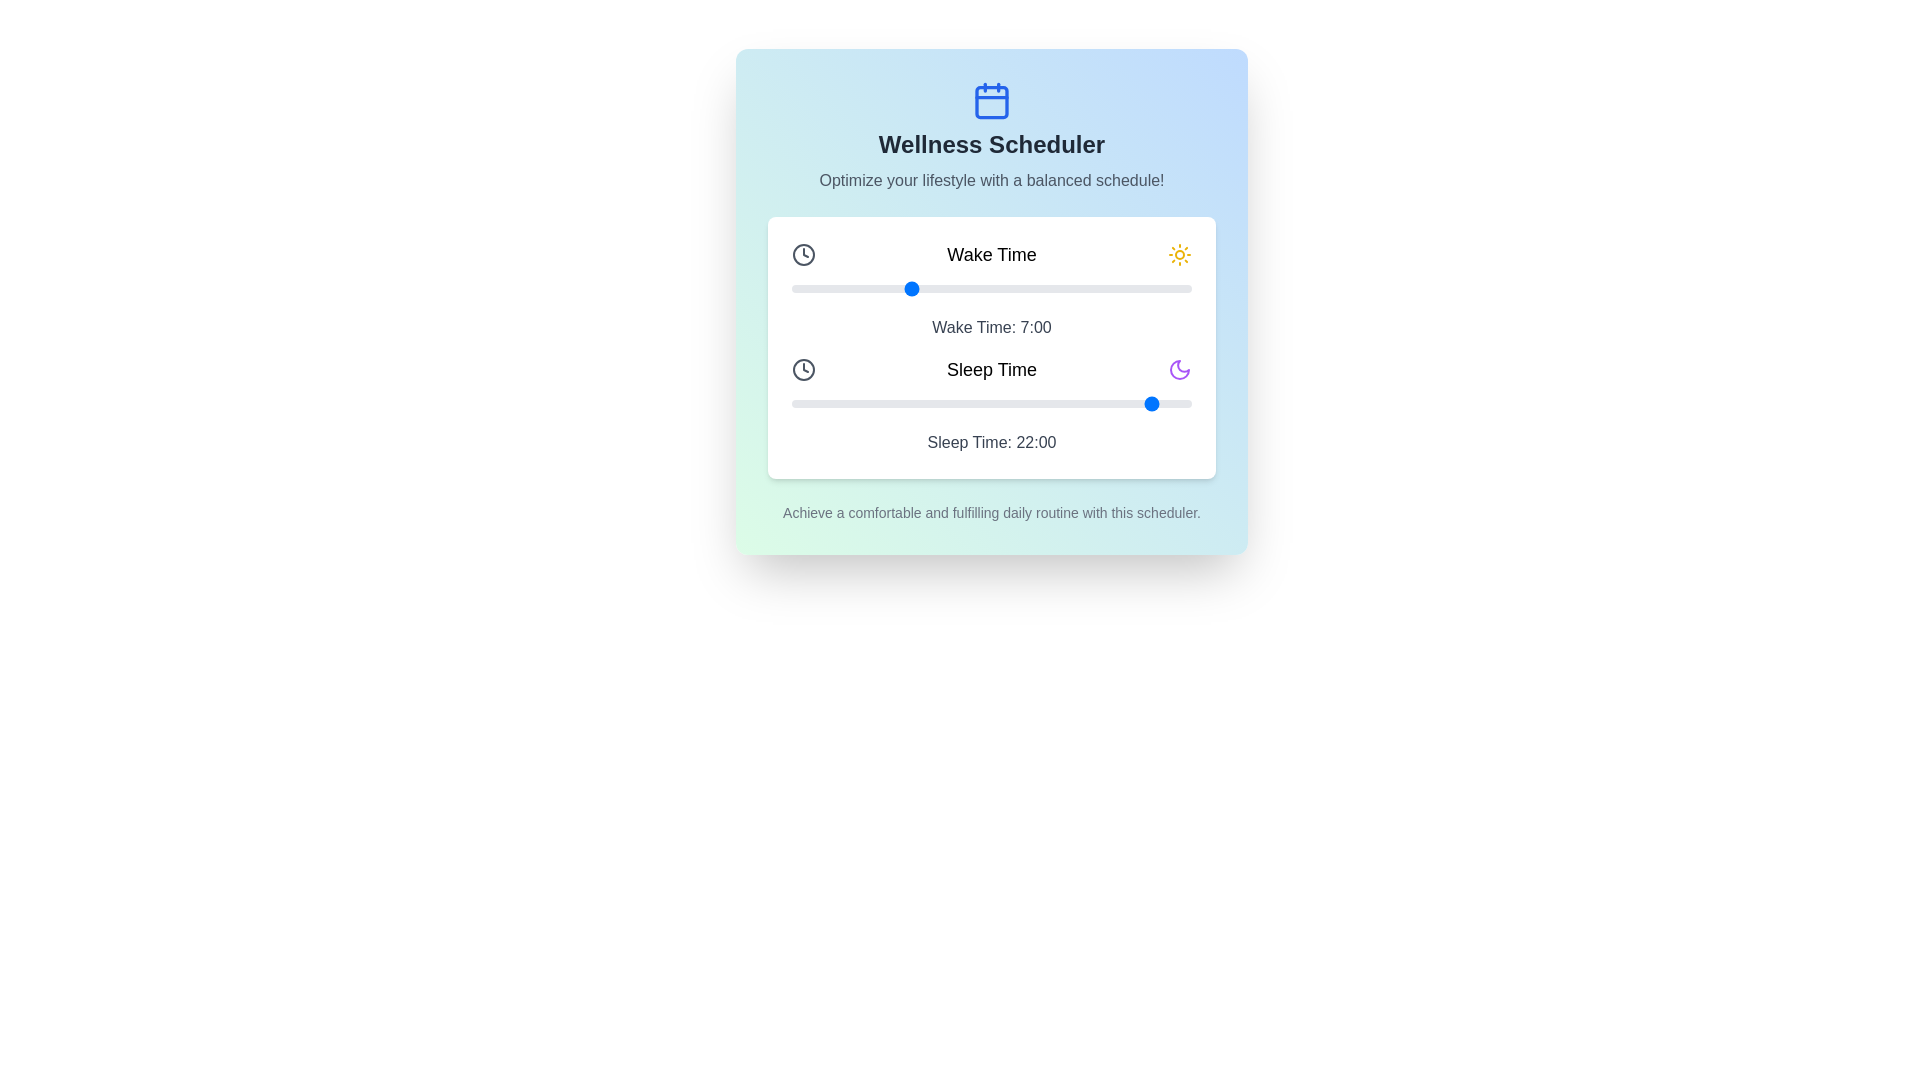 The height and width of the screenshot is (1080, 1920). Describe the element at coordinates (1180, 253) in the screenshot. I see `the yellow sun icon located to the far right of the 'Wake Time' label in the Wellness Scheduler card` at that location.